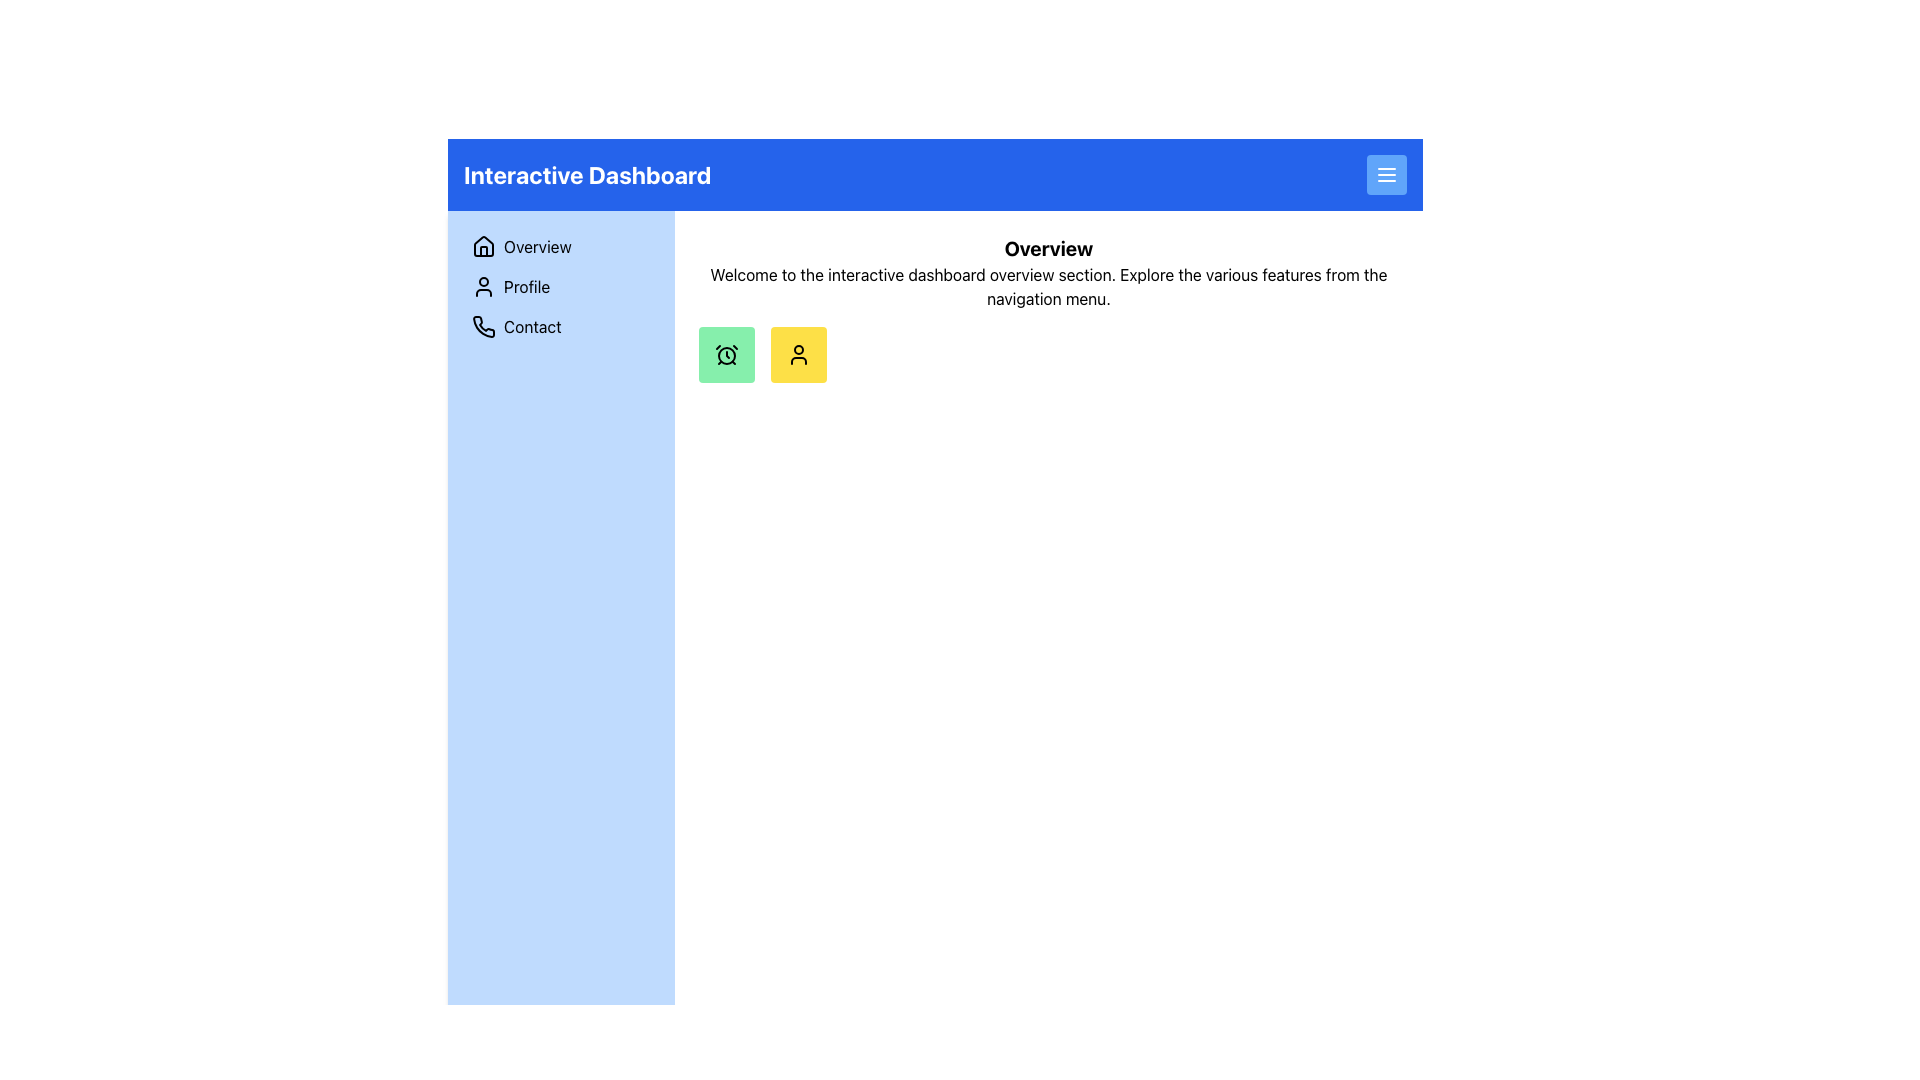  What do you see at coordinates (560, 245) in the screenshot?
I see `the navigation button located at the top of the vertical list in the left sidebar, which updates the interface` at bounding box center [560, 245].